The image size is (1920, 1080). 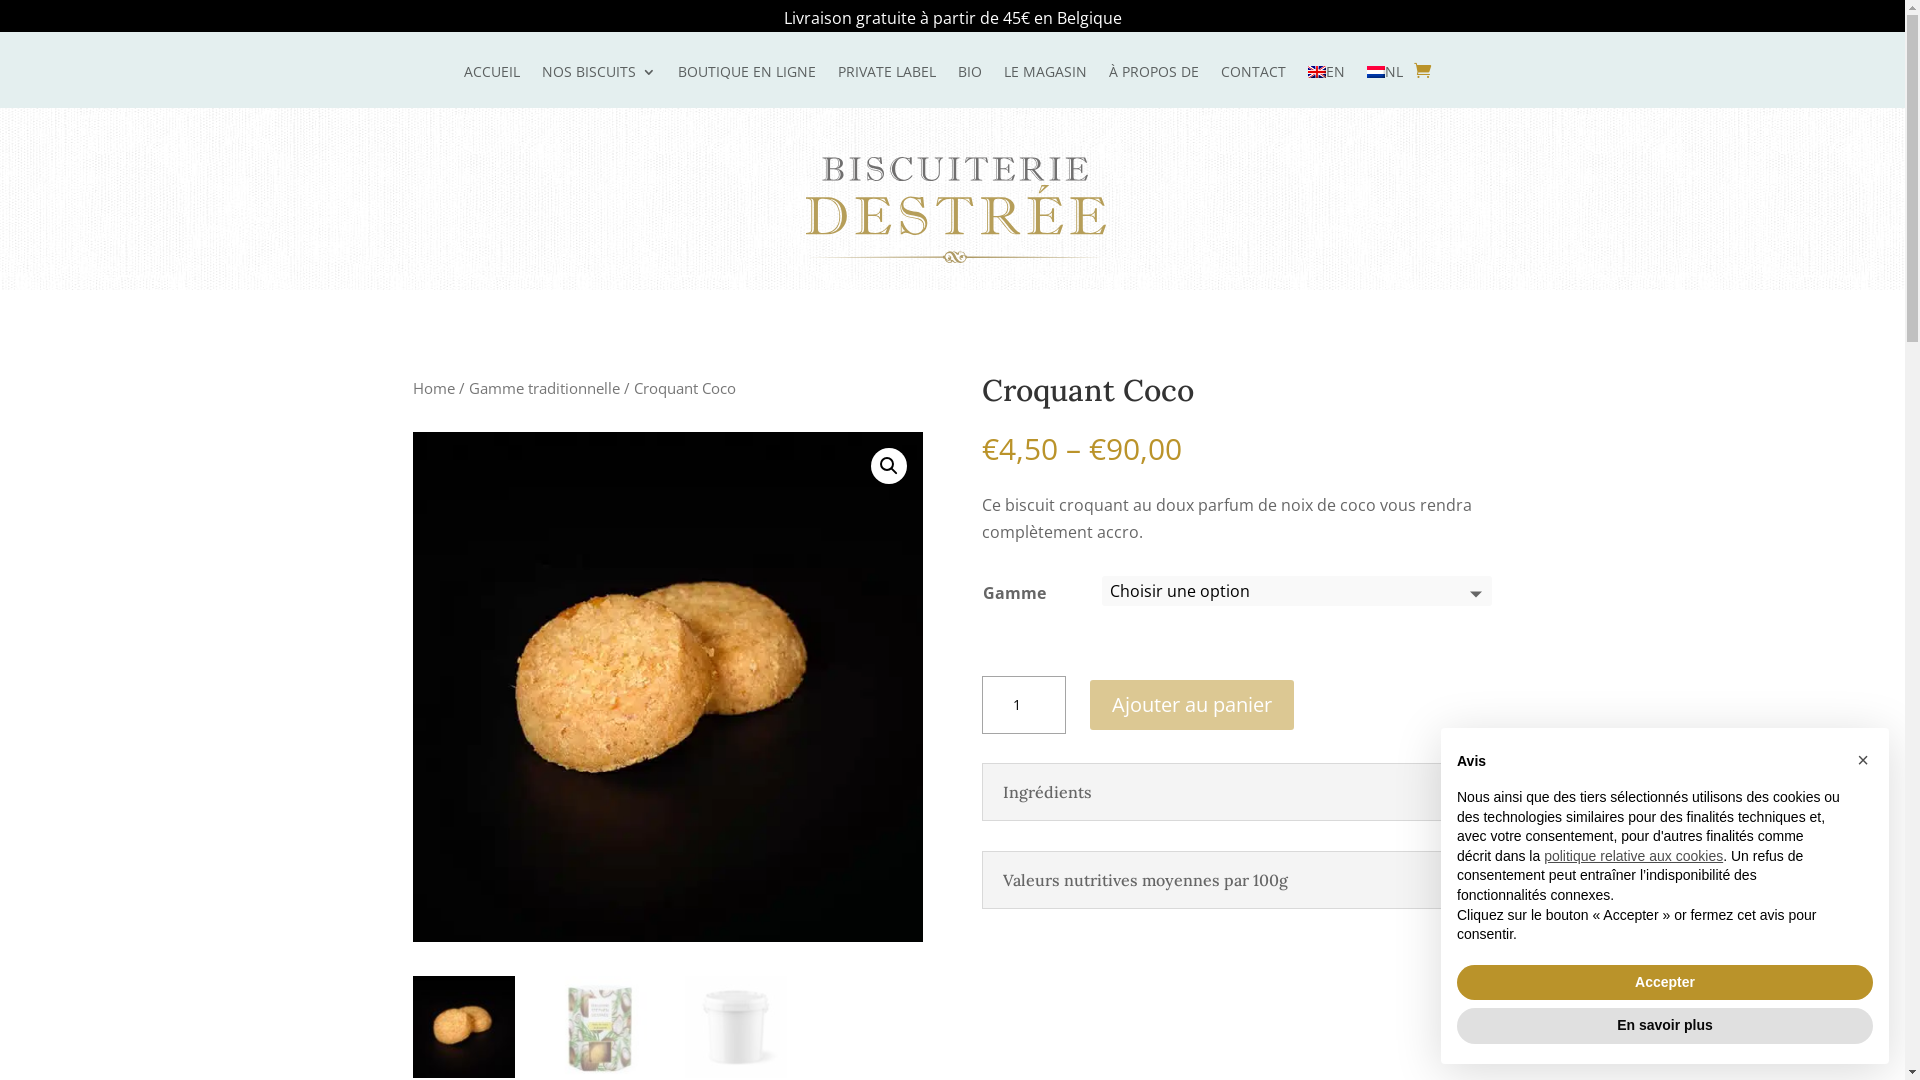 I want to click on 'ACCUEIL', so click(x=491, y=85).